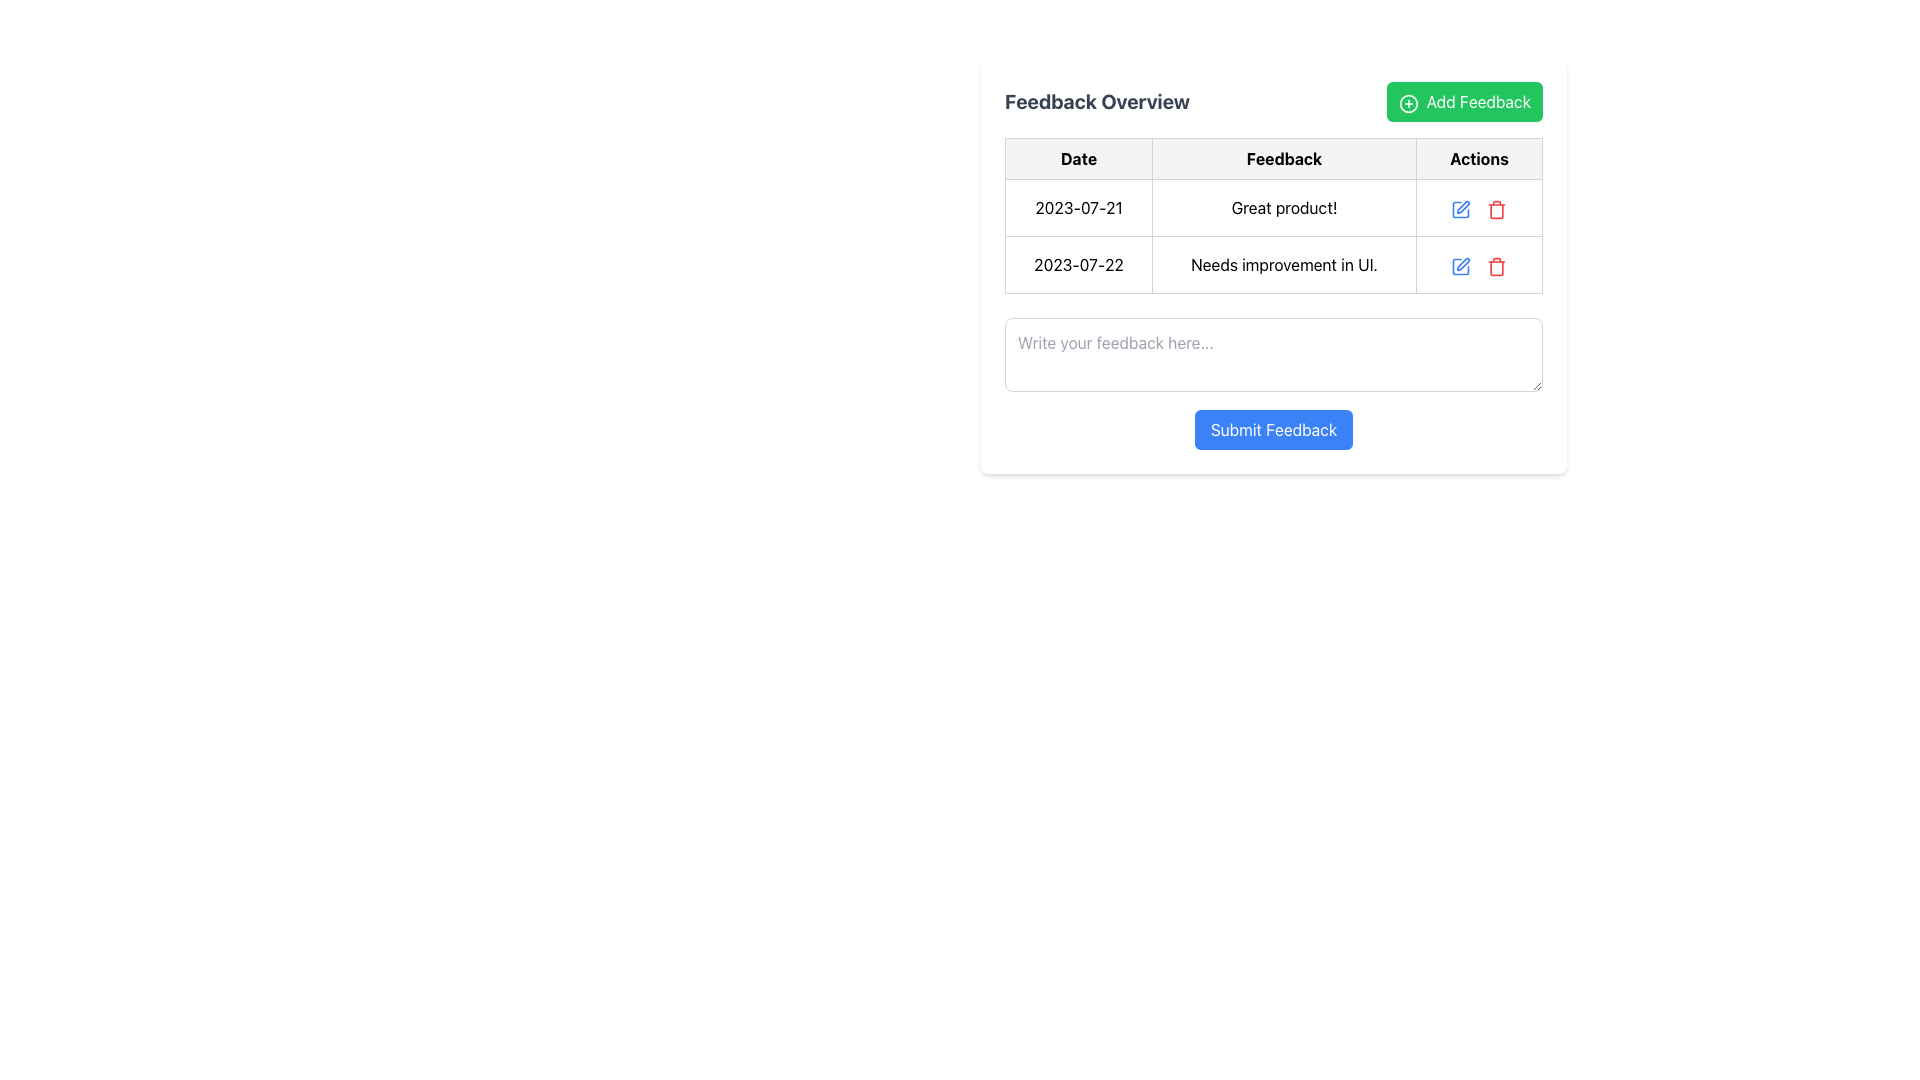  I want to click on the editing icon in the 'Actions' column of the second row of the feedback table, so click(1461, 265).